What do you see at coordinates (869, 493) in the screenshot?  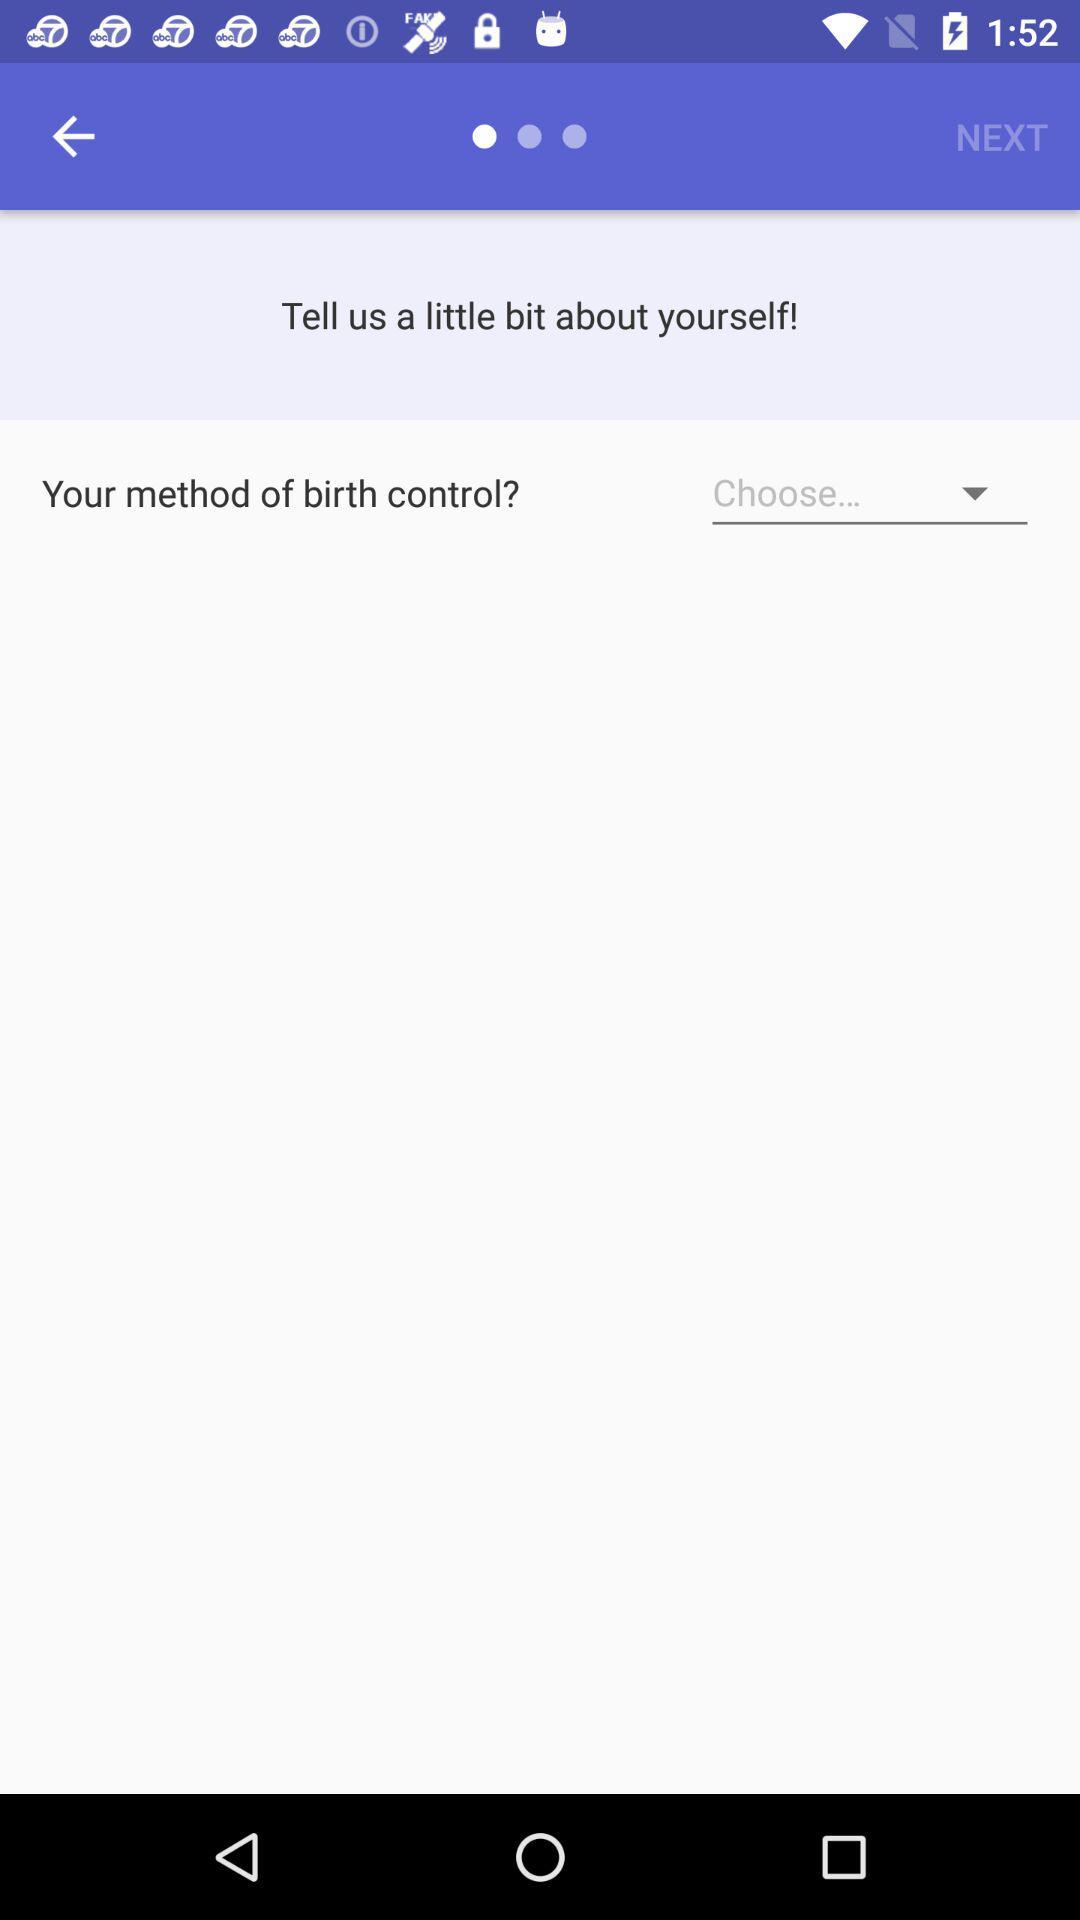 I see `method of birth control` at bounding box center [869, 493].